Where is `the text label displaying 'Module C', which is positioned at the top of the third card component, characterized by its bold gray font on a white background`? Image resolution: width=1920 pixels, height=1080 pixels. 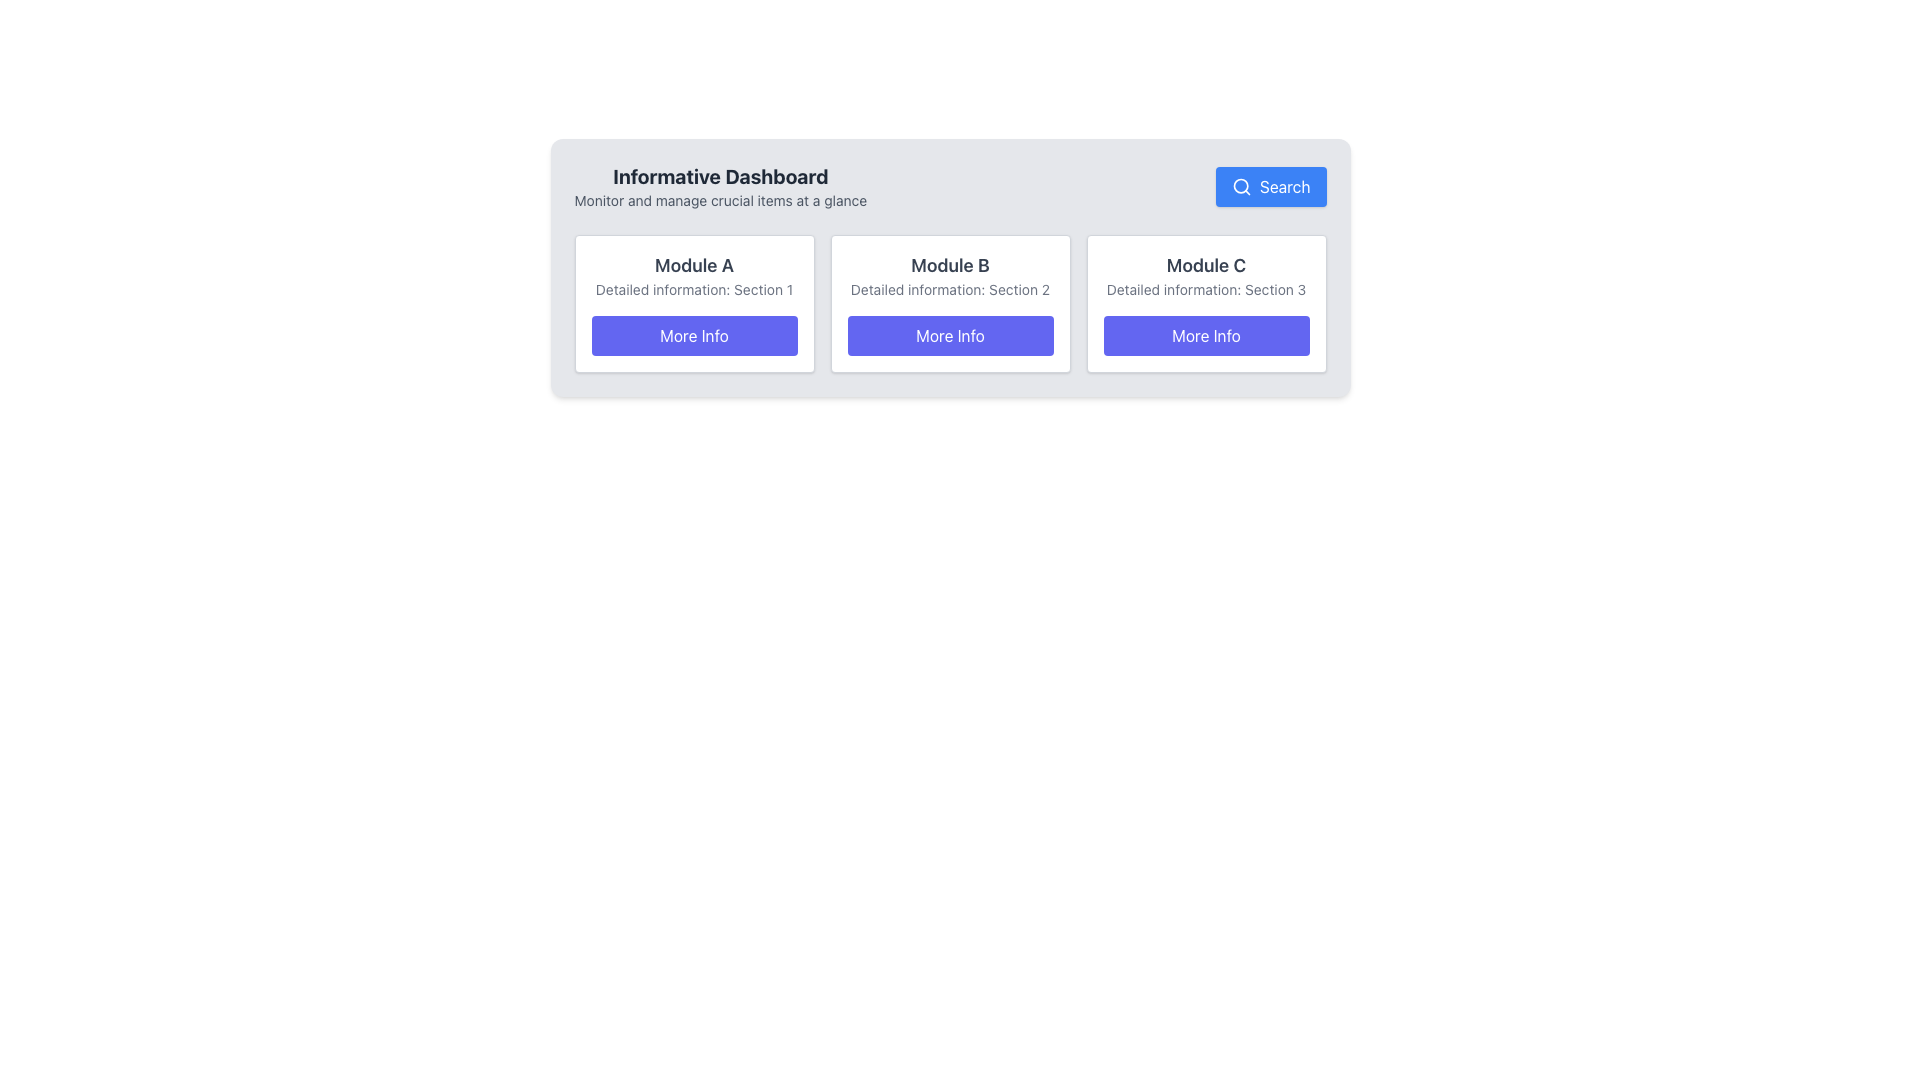 the text label displaying 'Module C', which is positioned at the top of the third card component, characterized by its bold gray font on a white background is located at coordinates (1205, 265).